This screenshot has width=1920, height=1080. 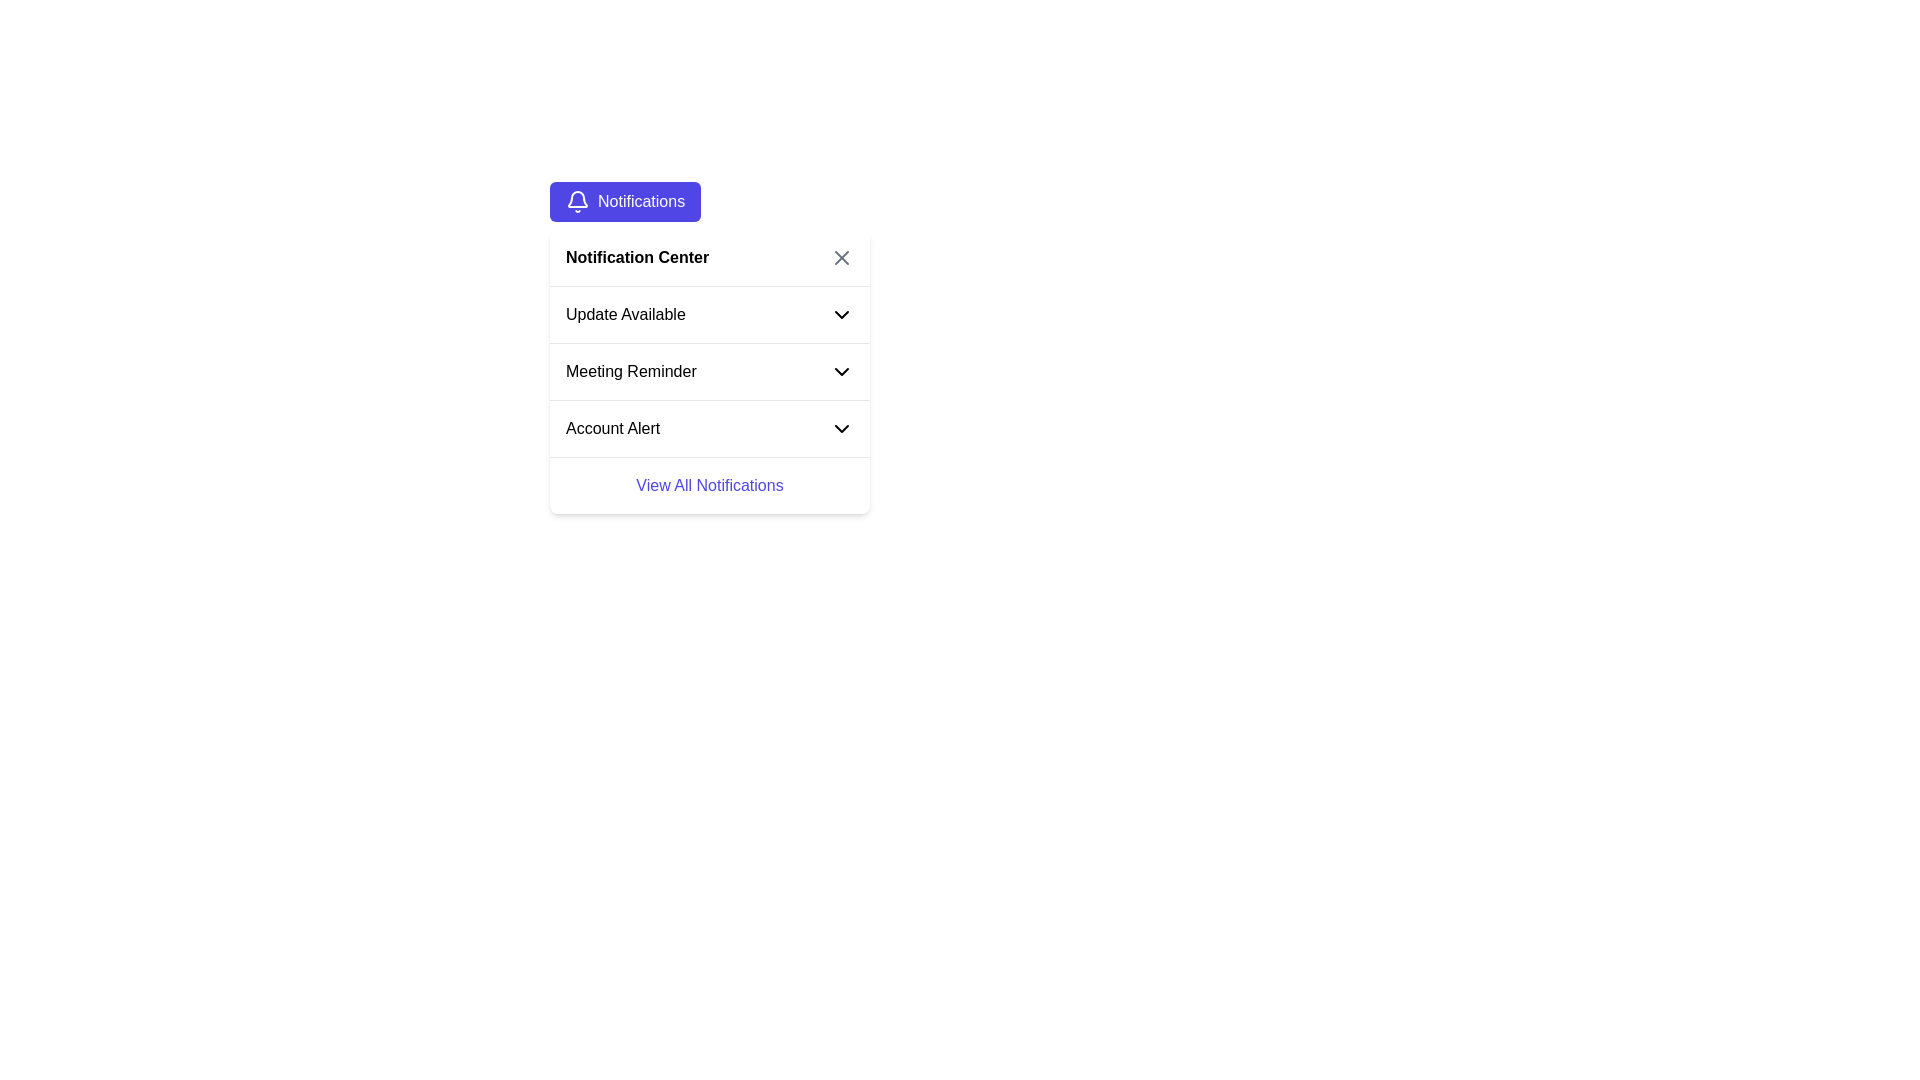 I want to click on the 'View All Notifications' text link in indigo-blue font located at the bottom of the 'Notification Center' dropdown panel, so click(x=710, y=485).